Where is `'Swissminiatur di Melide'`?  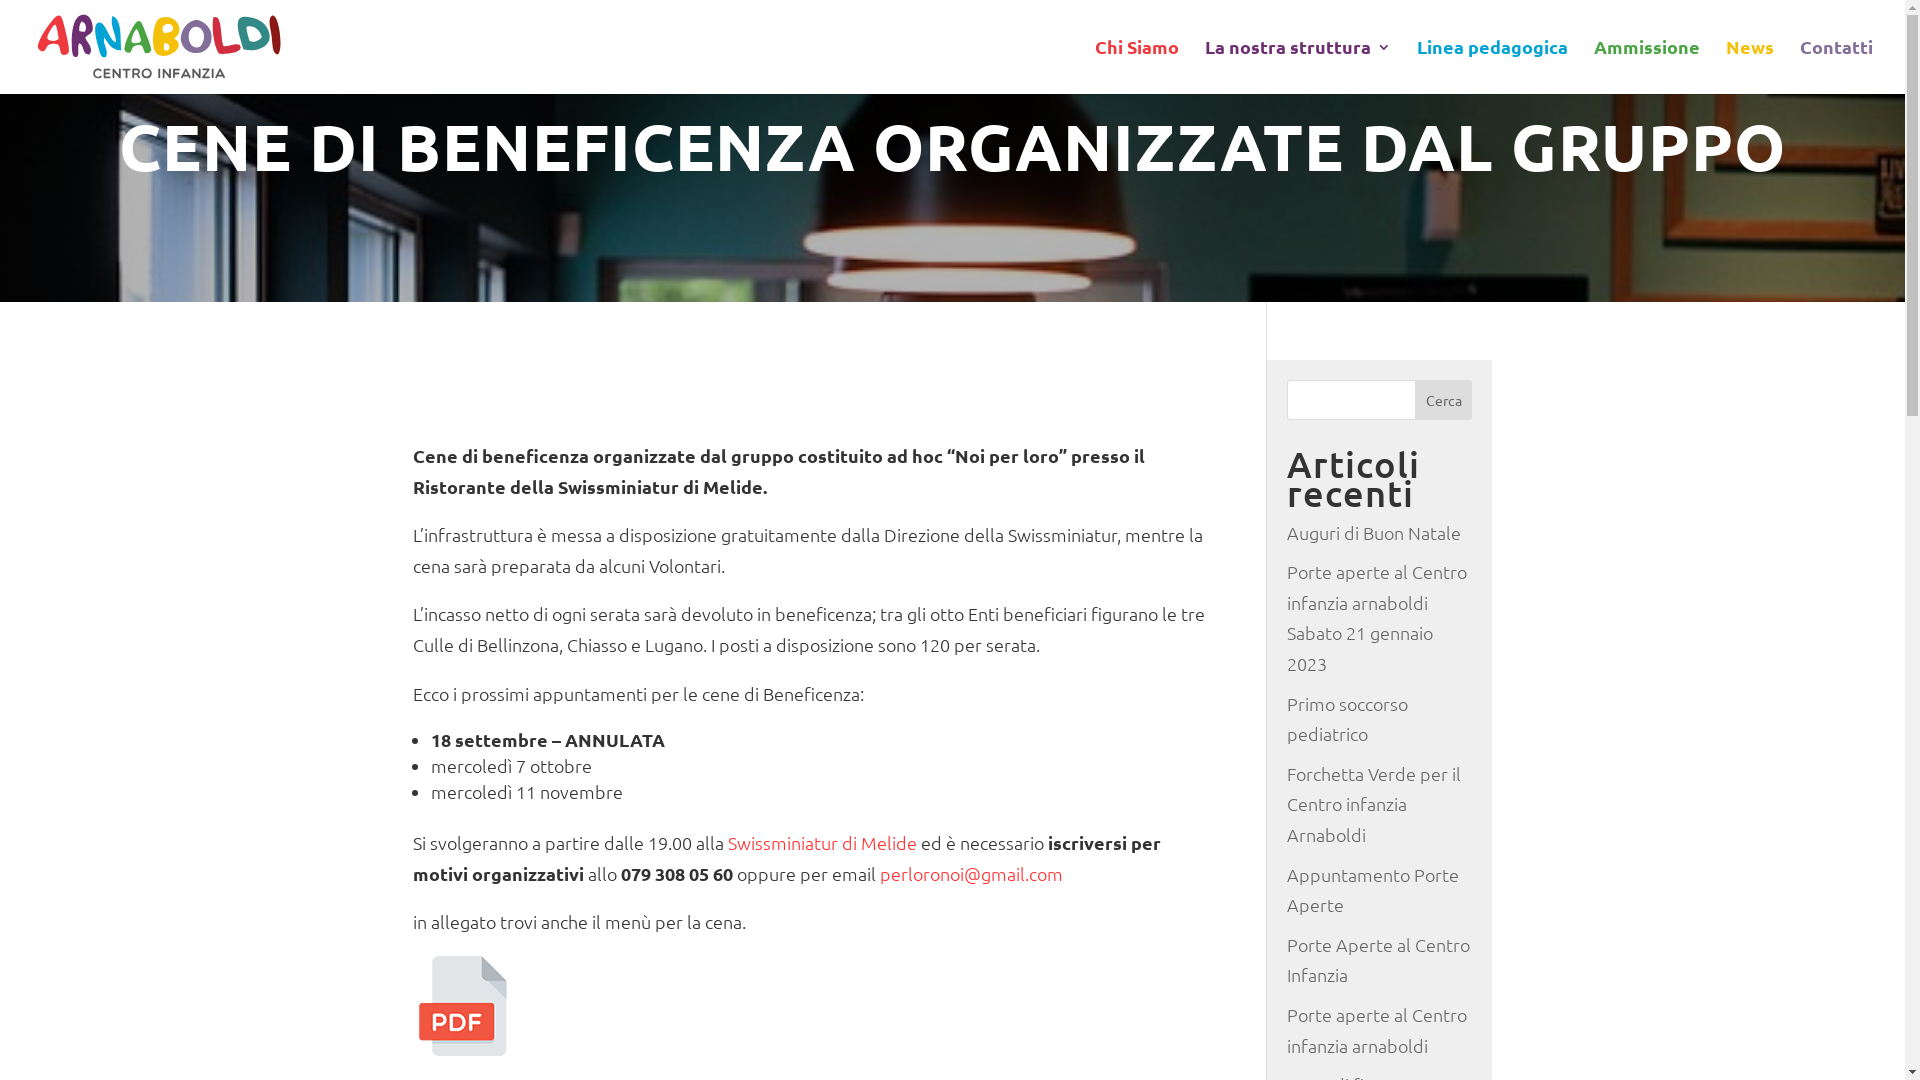
'Swissminiatur di Melide' is located at coordinates (822, 842).